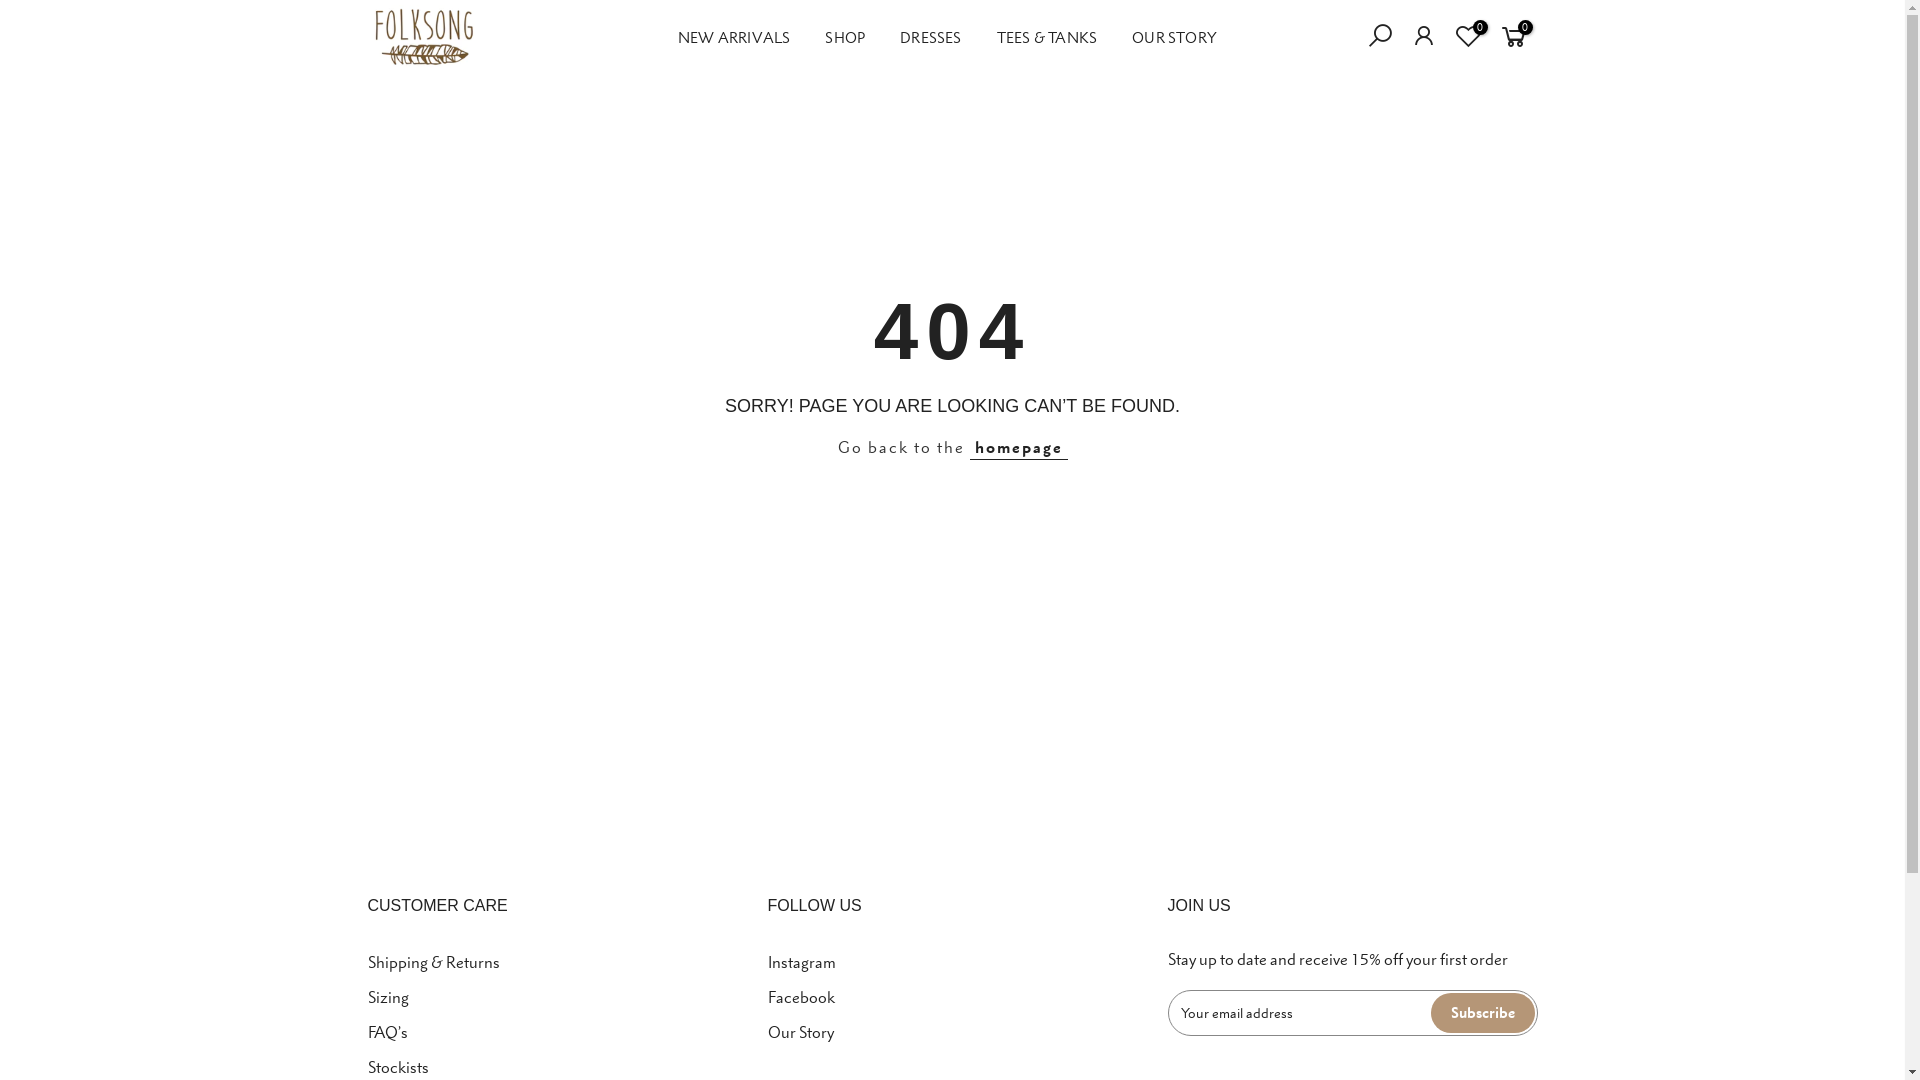  I want to click on 'TEES & TANKS', so click(1045, 37).